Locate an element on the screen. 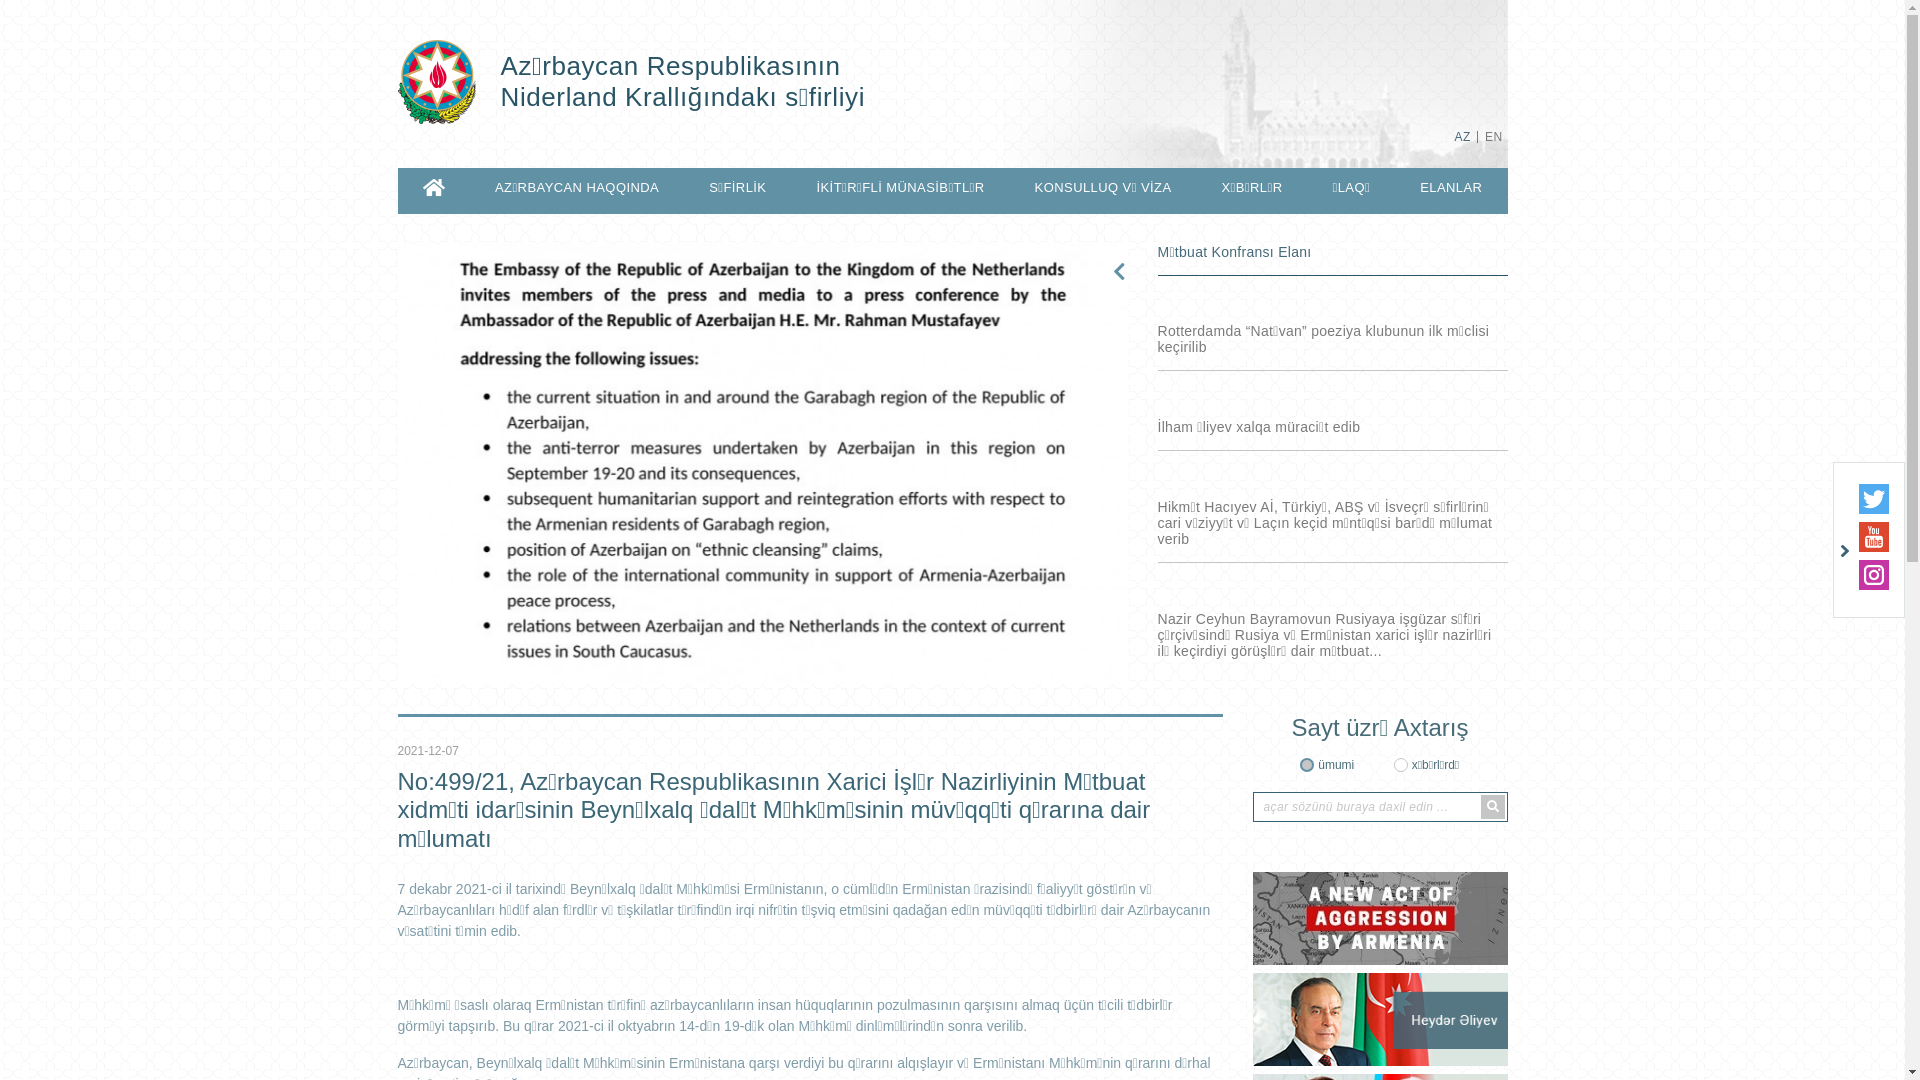 The width and height of the screenshot is (1920, 1080). 'ELANLAR' is located at coordinates (1450, 188).